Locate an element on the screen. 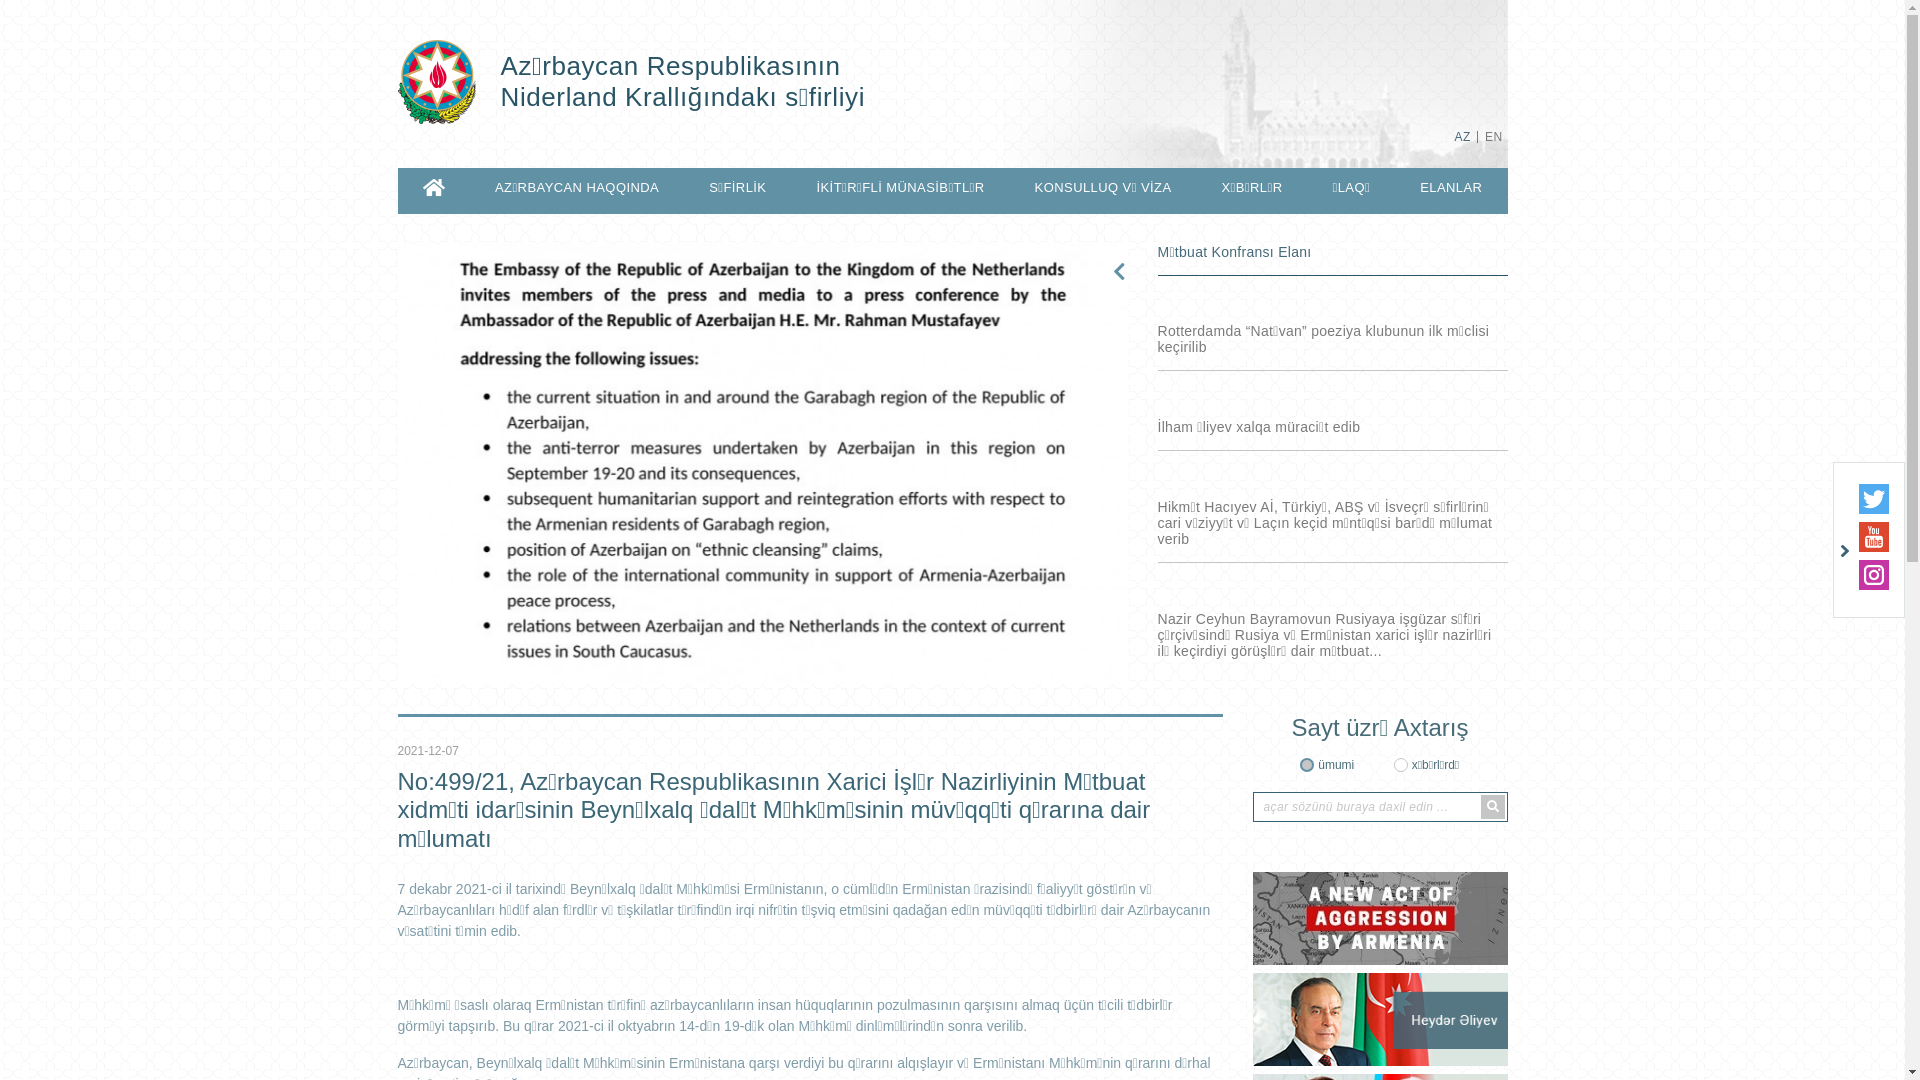 The width and height of the screenshot is (1920, 1080). 'ELANLAR' is located at coordinates (1450, 188).